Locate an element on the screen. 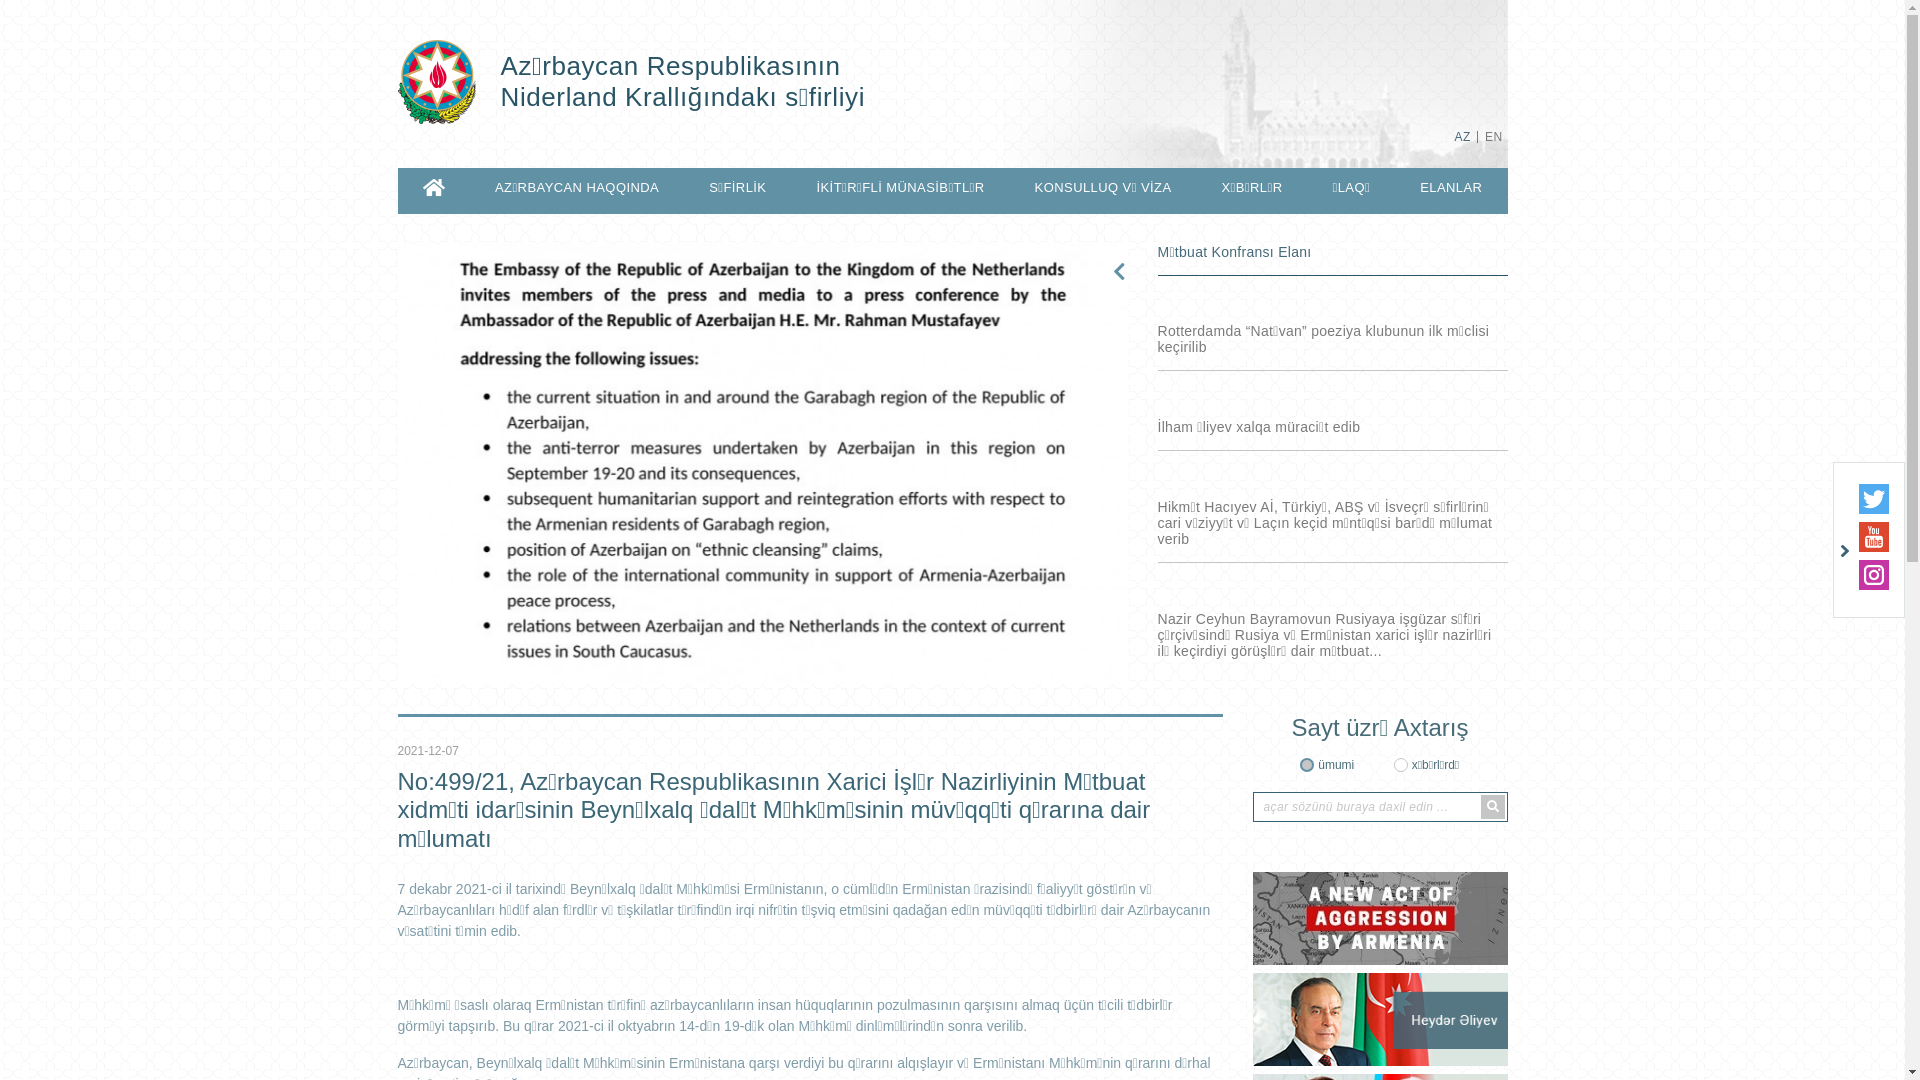 The width and height of the screenshot is (1920, 1080). 'ELANLAR' is located at coordinates (1450, 188).